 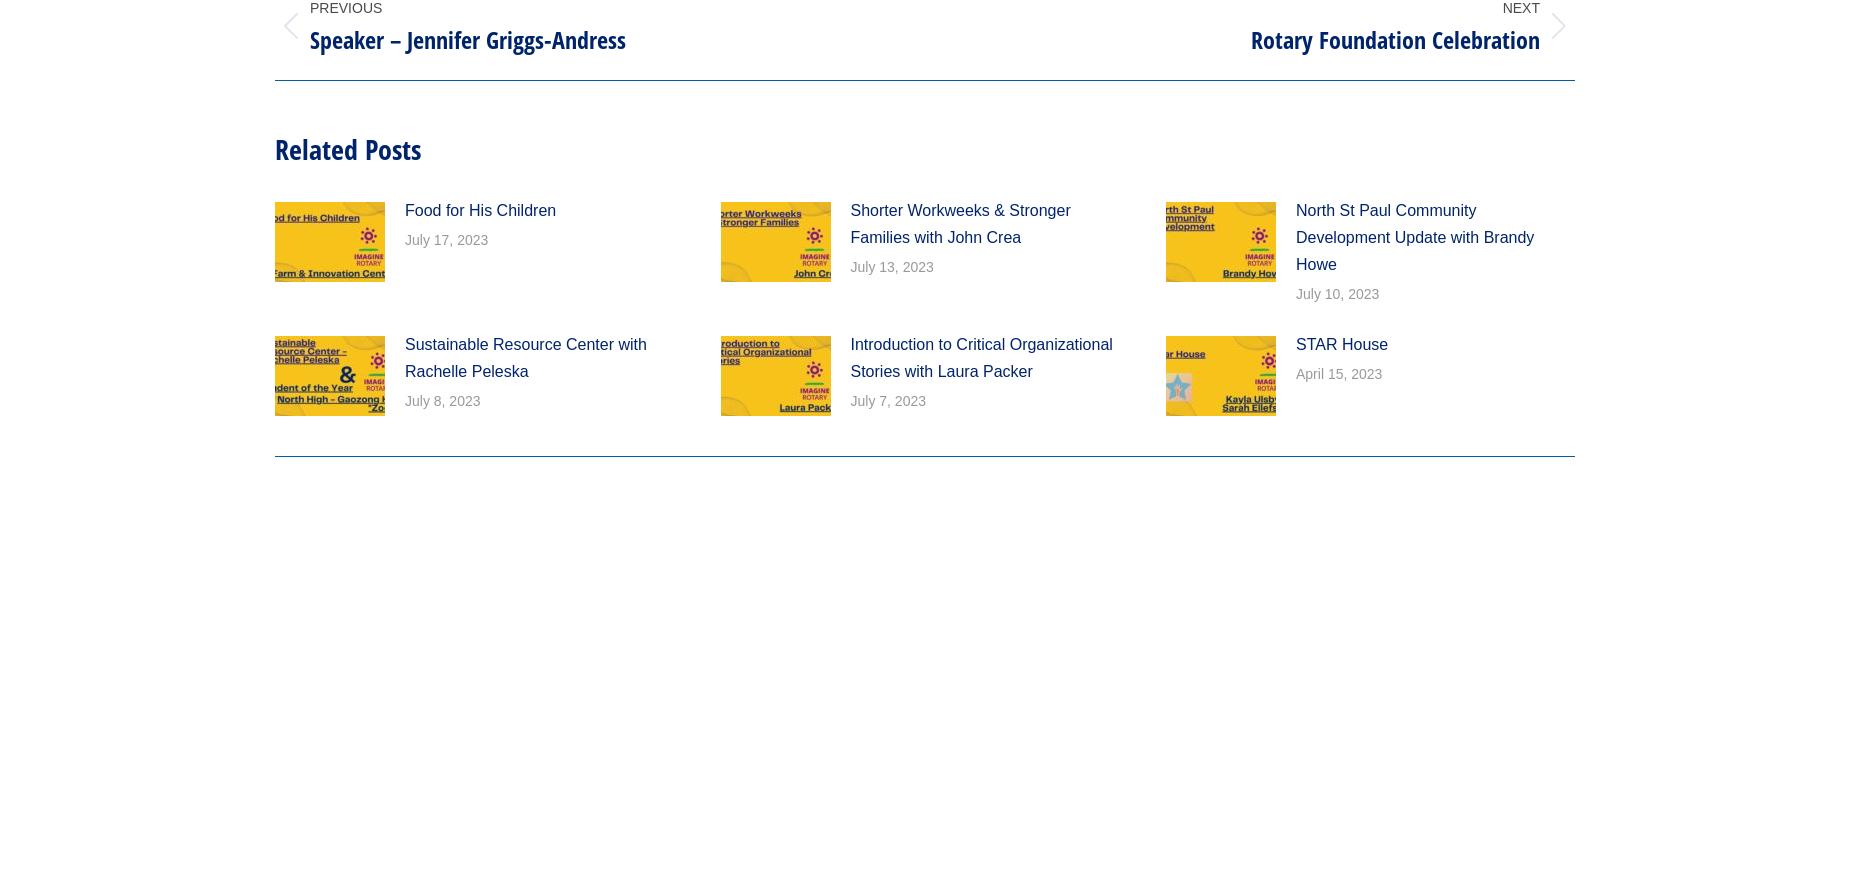 I want to click on 'North St. Paul, MN 55109', so click(x=724, y=92).